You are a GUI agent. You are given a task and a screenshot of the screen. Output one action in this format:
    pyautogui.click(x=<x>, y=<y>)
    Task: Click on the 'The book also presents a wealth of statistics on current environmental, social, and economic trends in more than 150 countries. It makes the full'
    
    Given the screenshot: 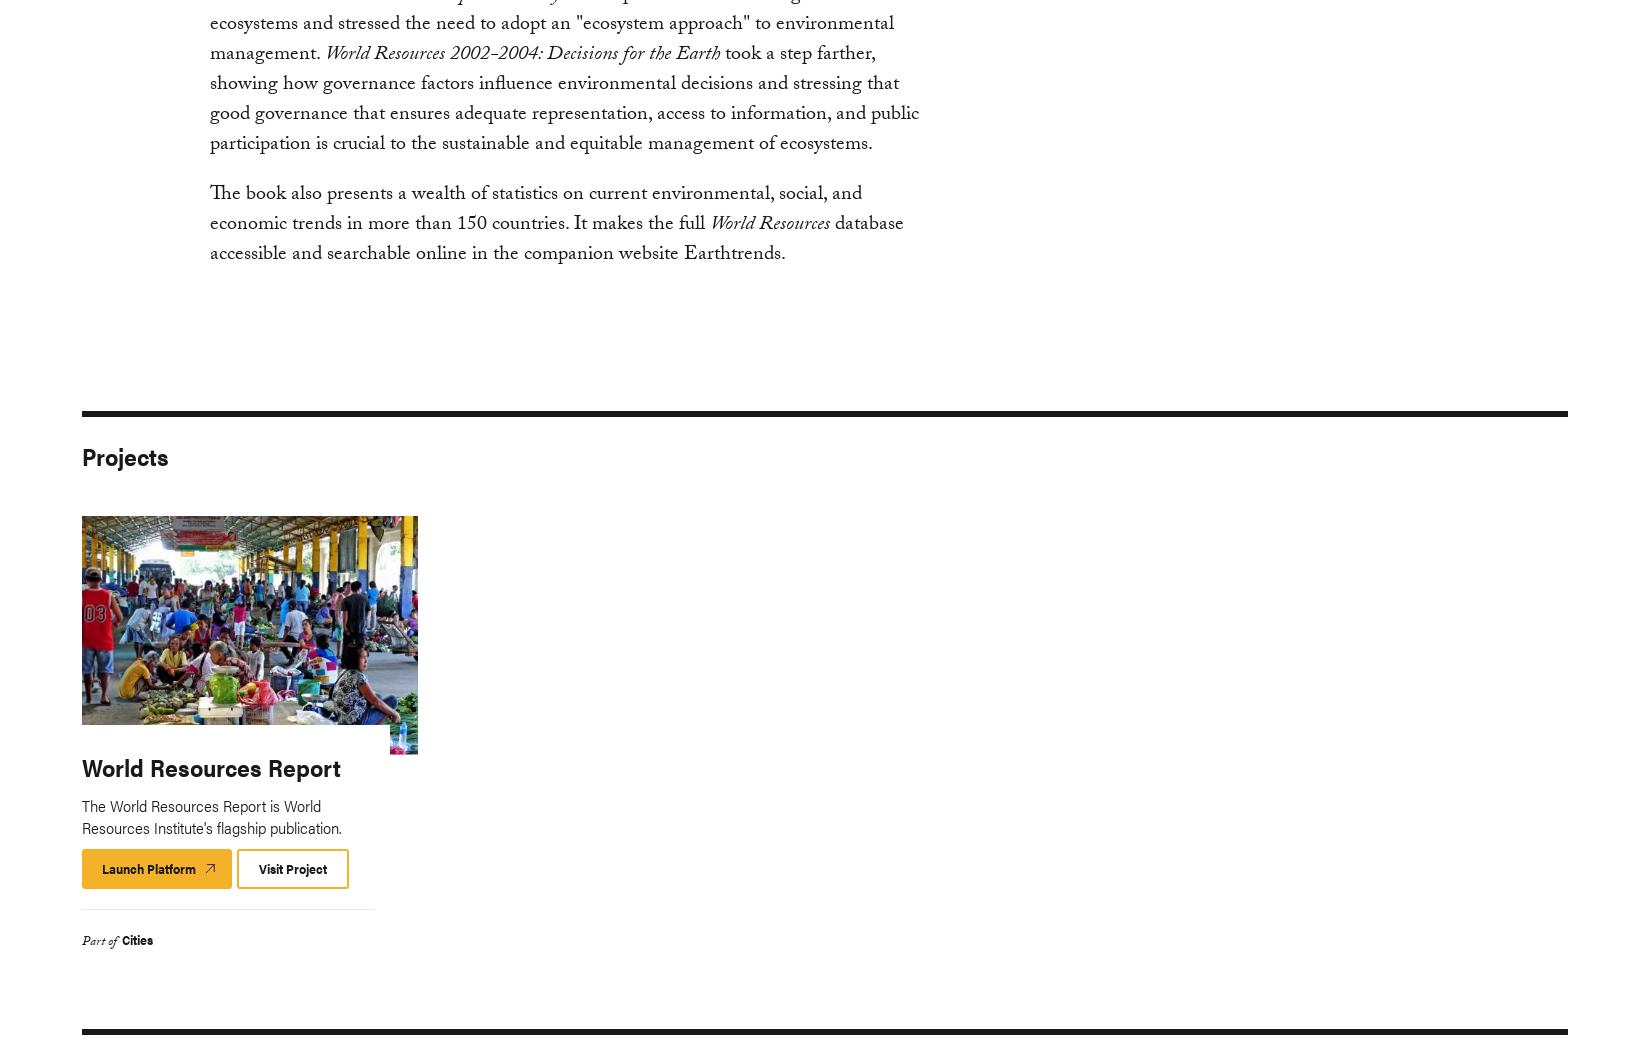 What is the action you would take?
    pyautogui.click(x=533, y=208)
    